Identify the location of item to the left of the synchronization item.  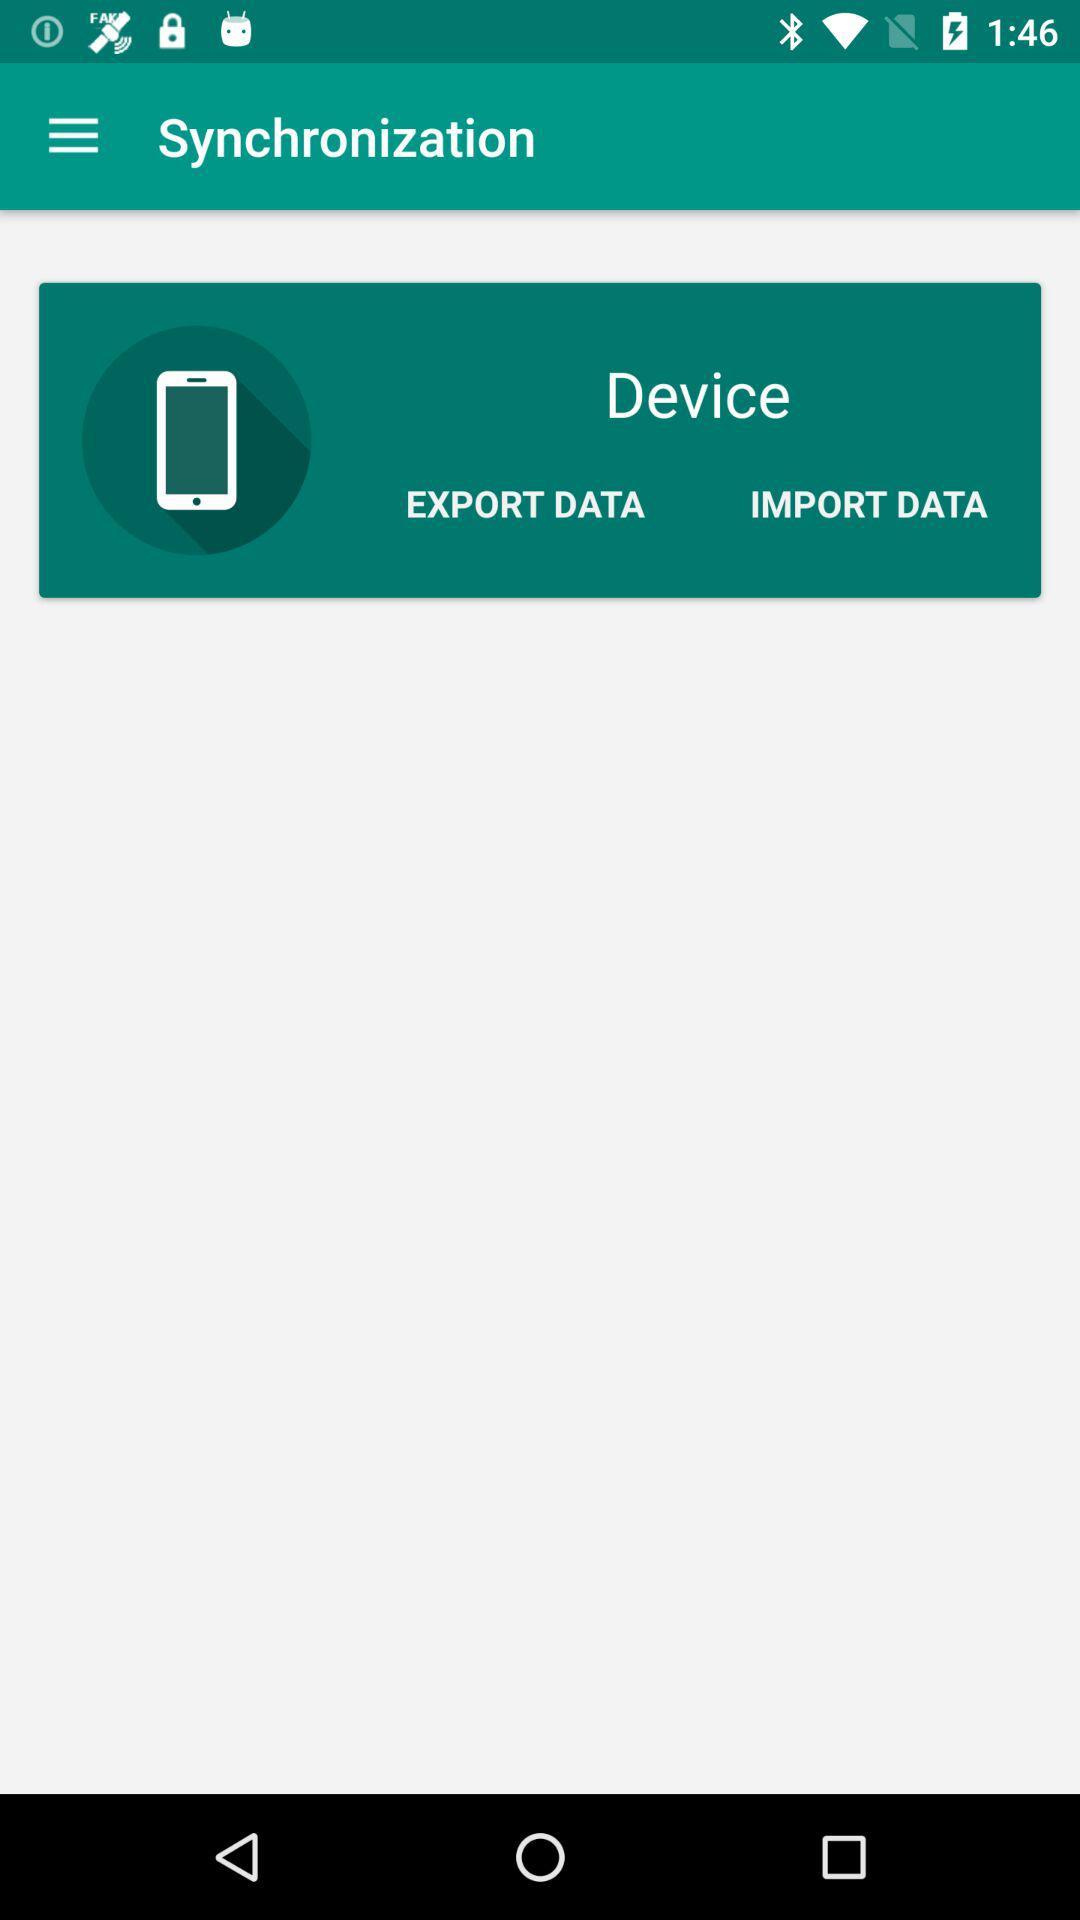
(72, 135).